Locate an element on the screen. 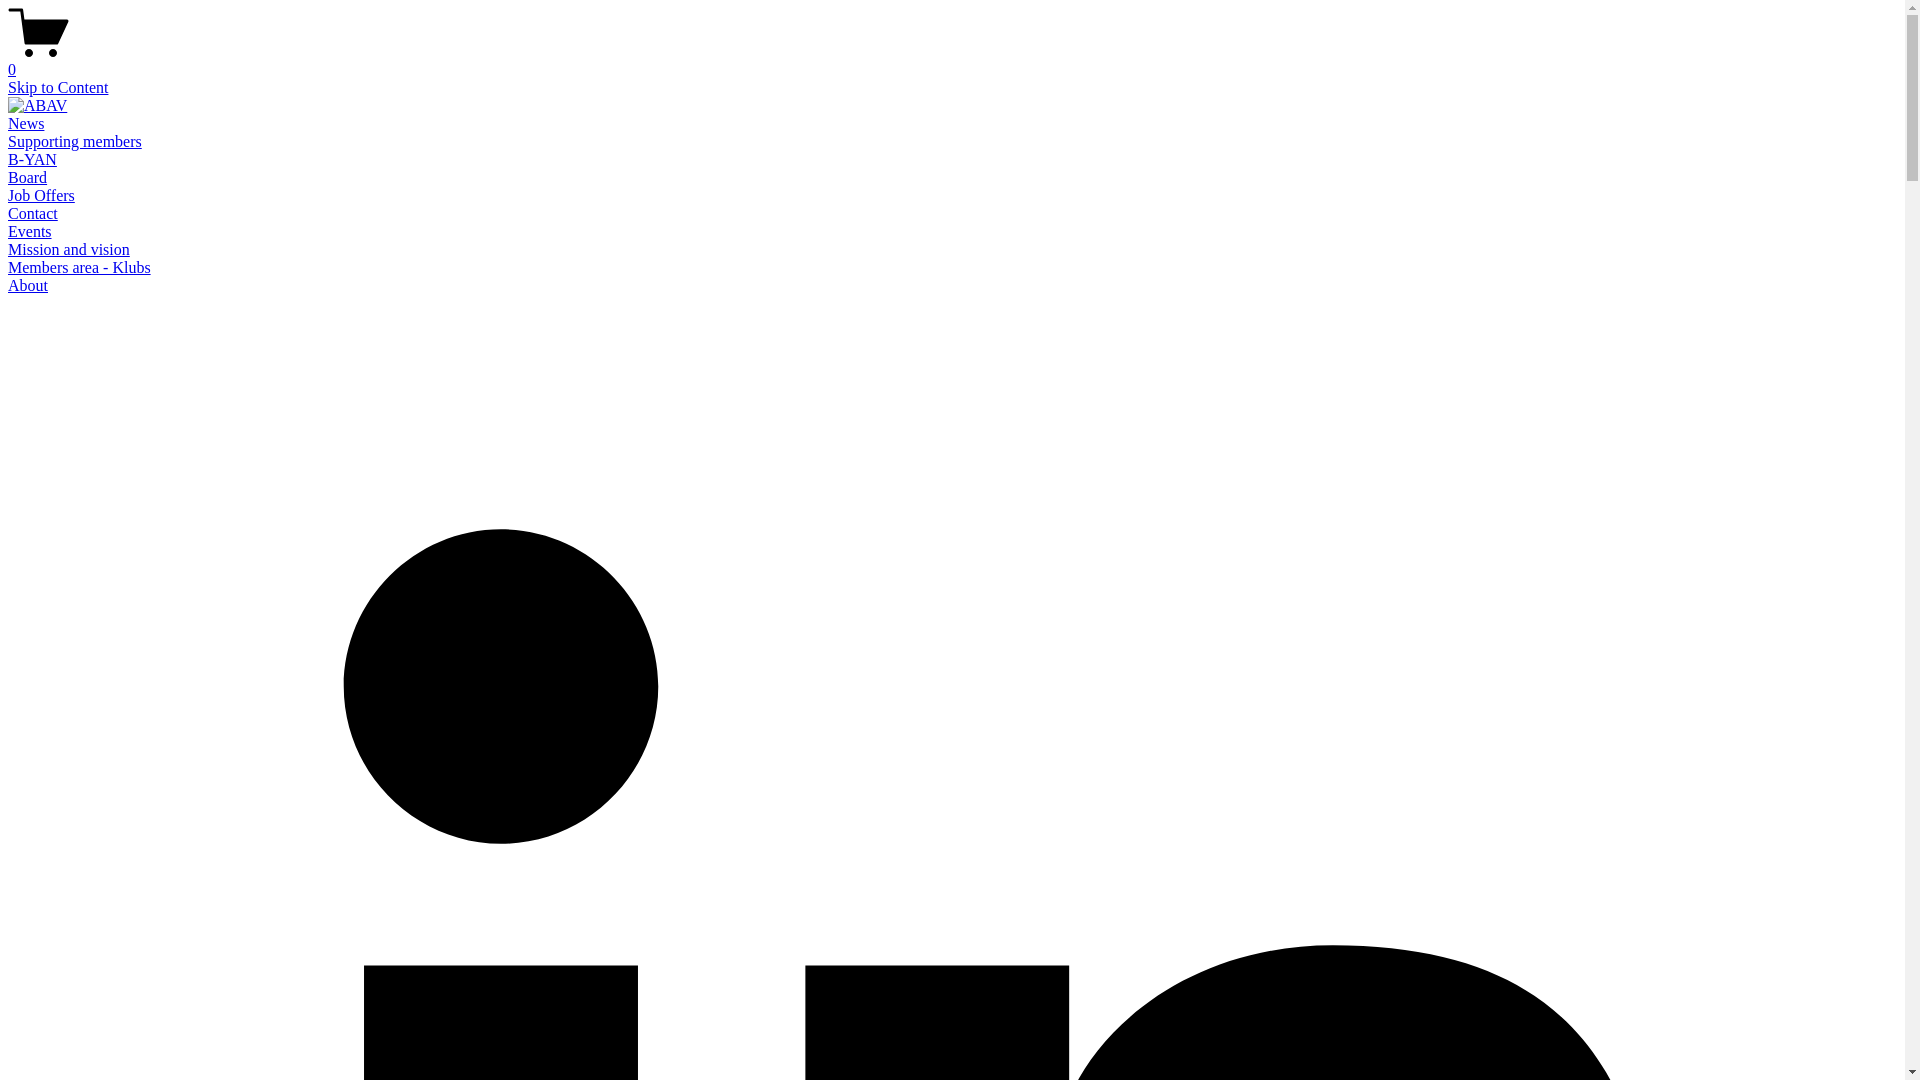 This screenshot has height=1080, width=1920. '0' is located at coordinates (8, 60).